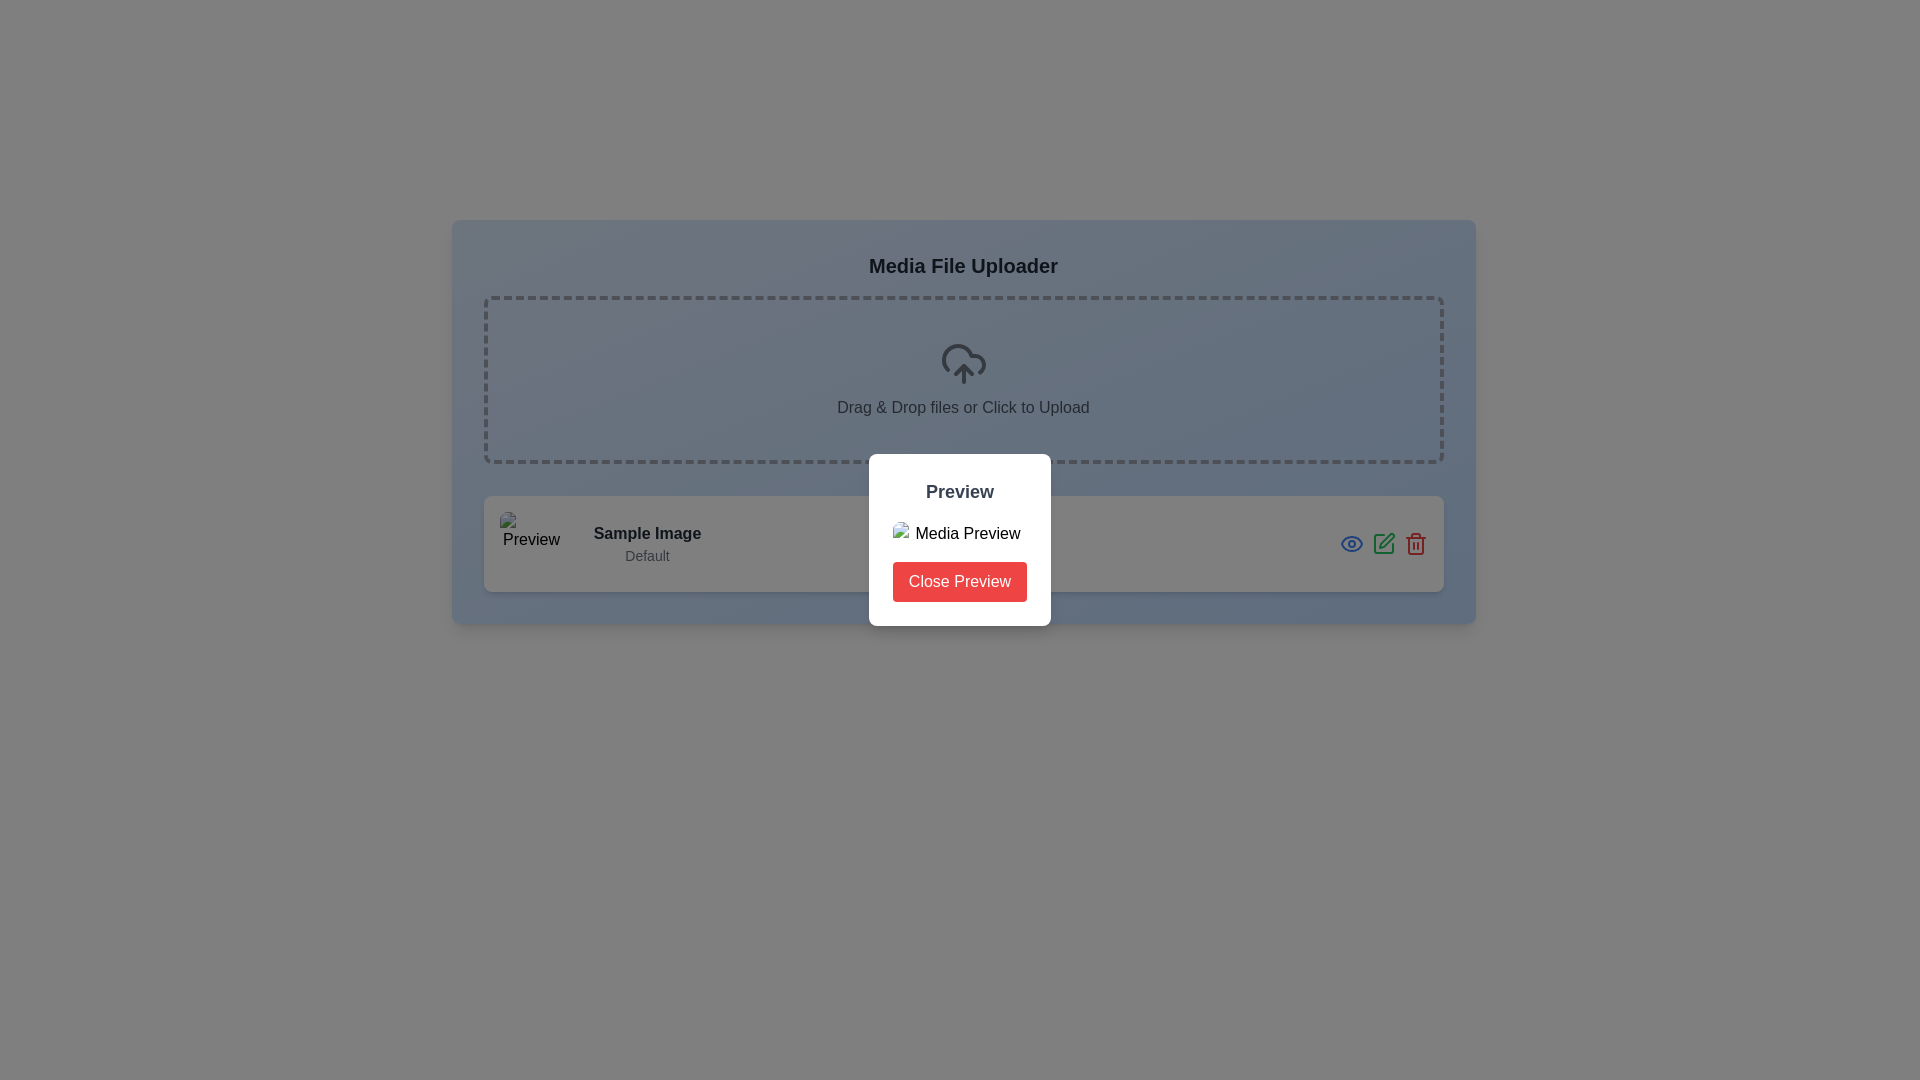 The image size is (1920, 1080). I want to click on the edit icon located, so click(1382, 543).